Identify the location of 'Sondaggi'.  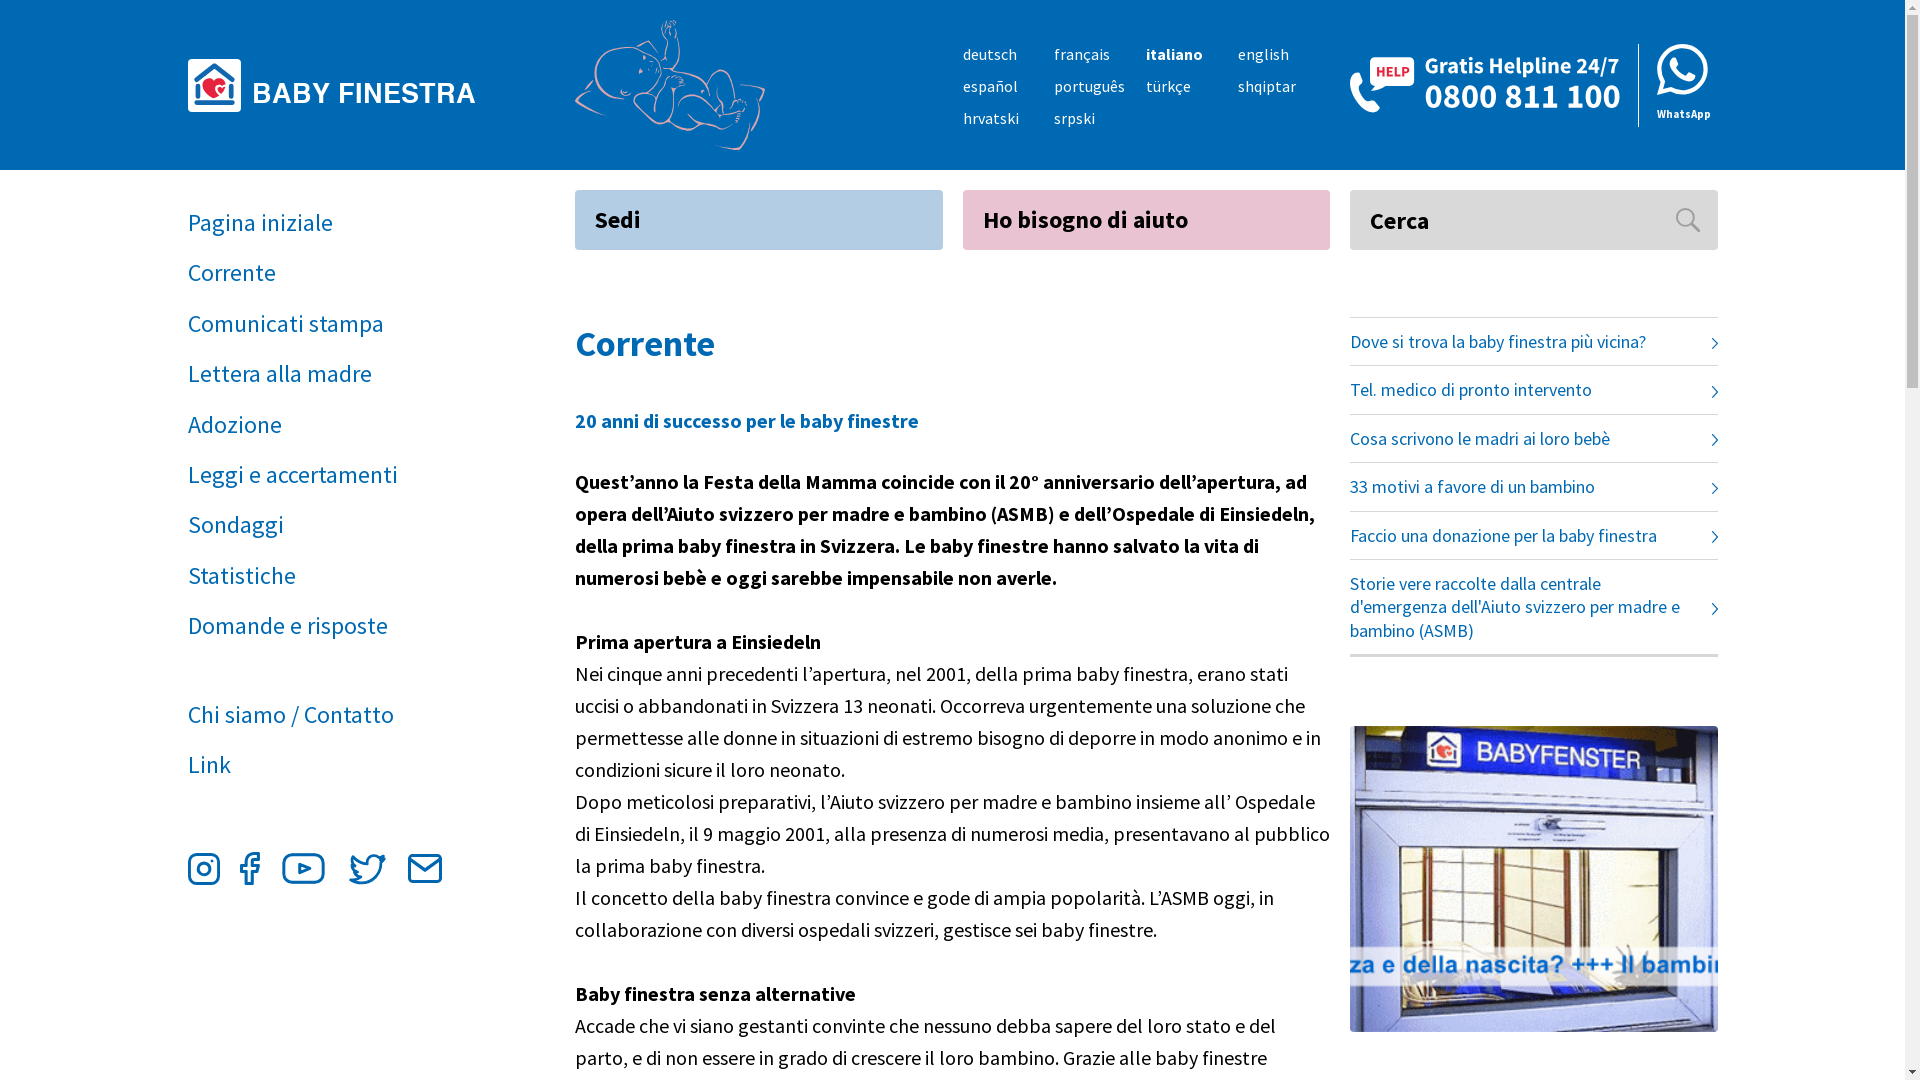
(335, 523).